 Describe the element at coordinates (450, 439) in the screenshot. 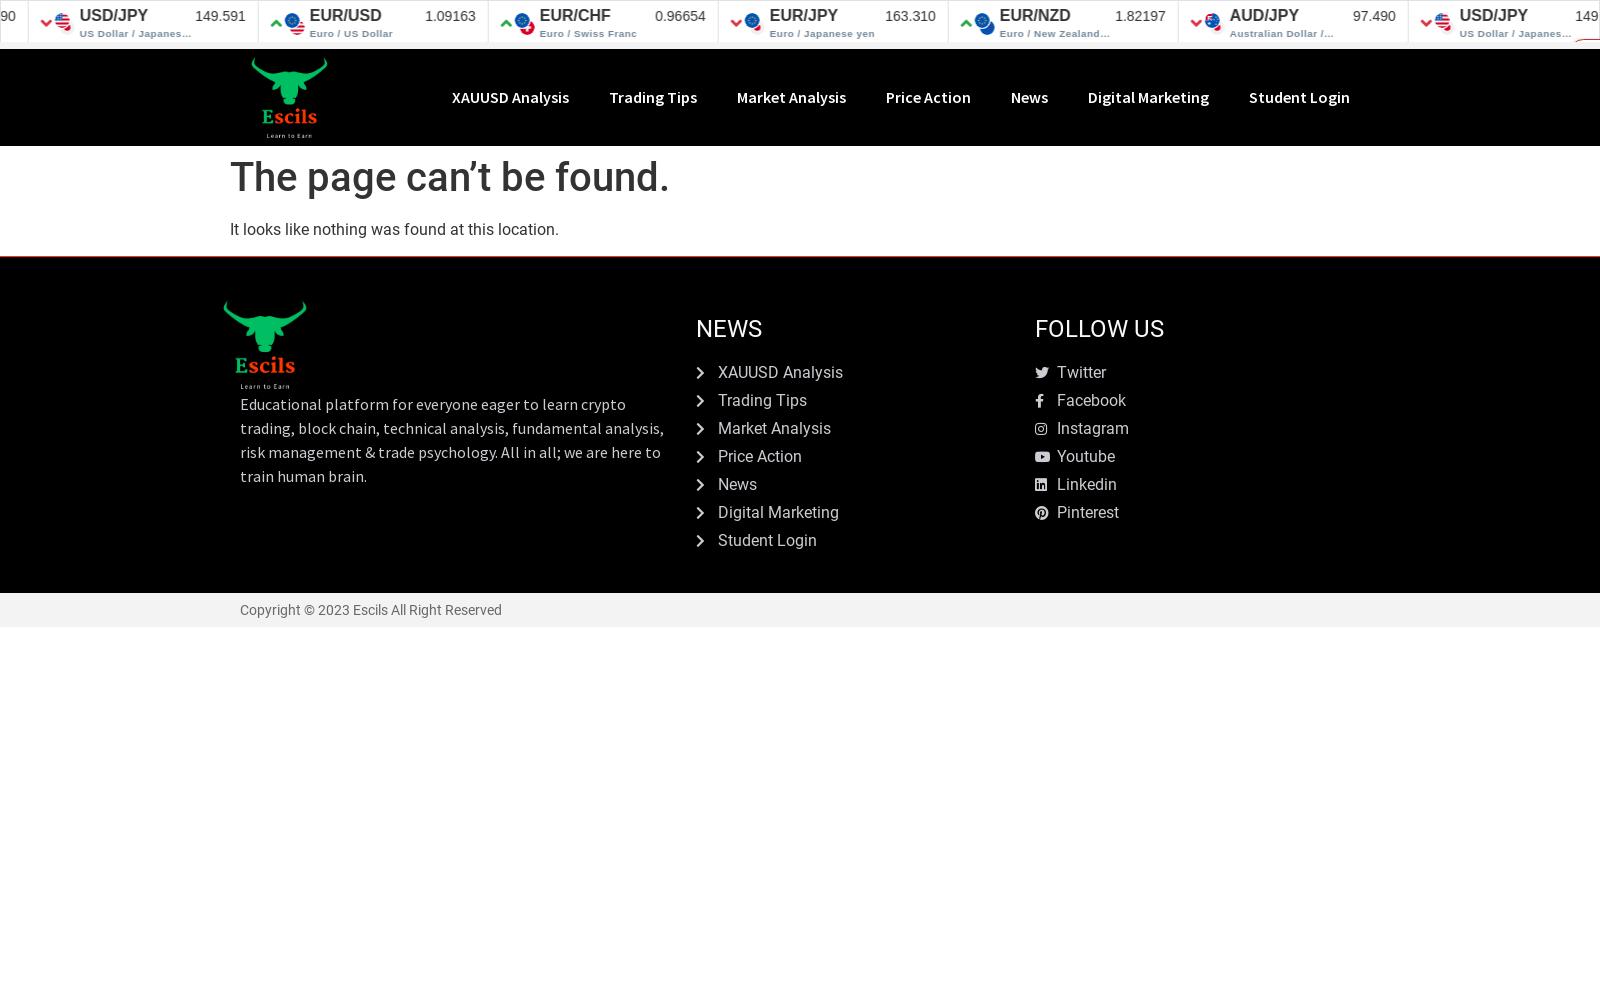

I see `'Educational platform for everyone eager to learn crypto trading, block chain, technical analysis, fundamental analysis, risk management & trade psychology. All in all; we are here to train human brain.'` at that location.